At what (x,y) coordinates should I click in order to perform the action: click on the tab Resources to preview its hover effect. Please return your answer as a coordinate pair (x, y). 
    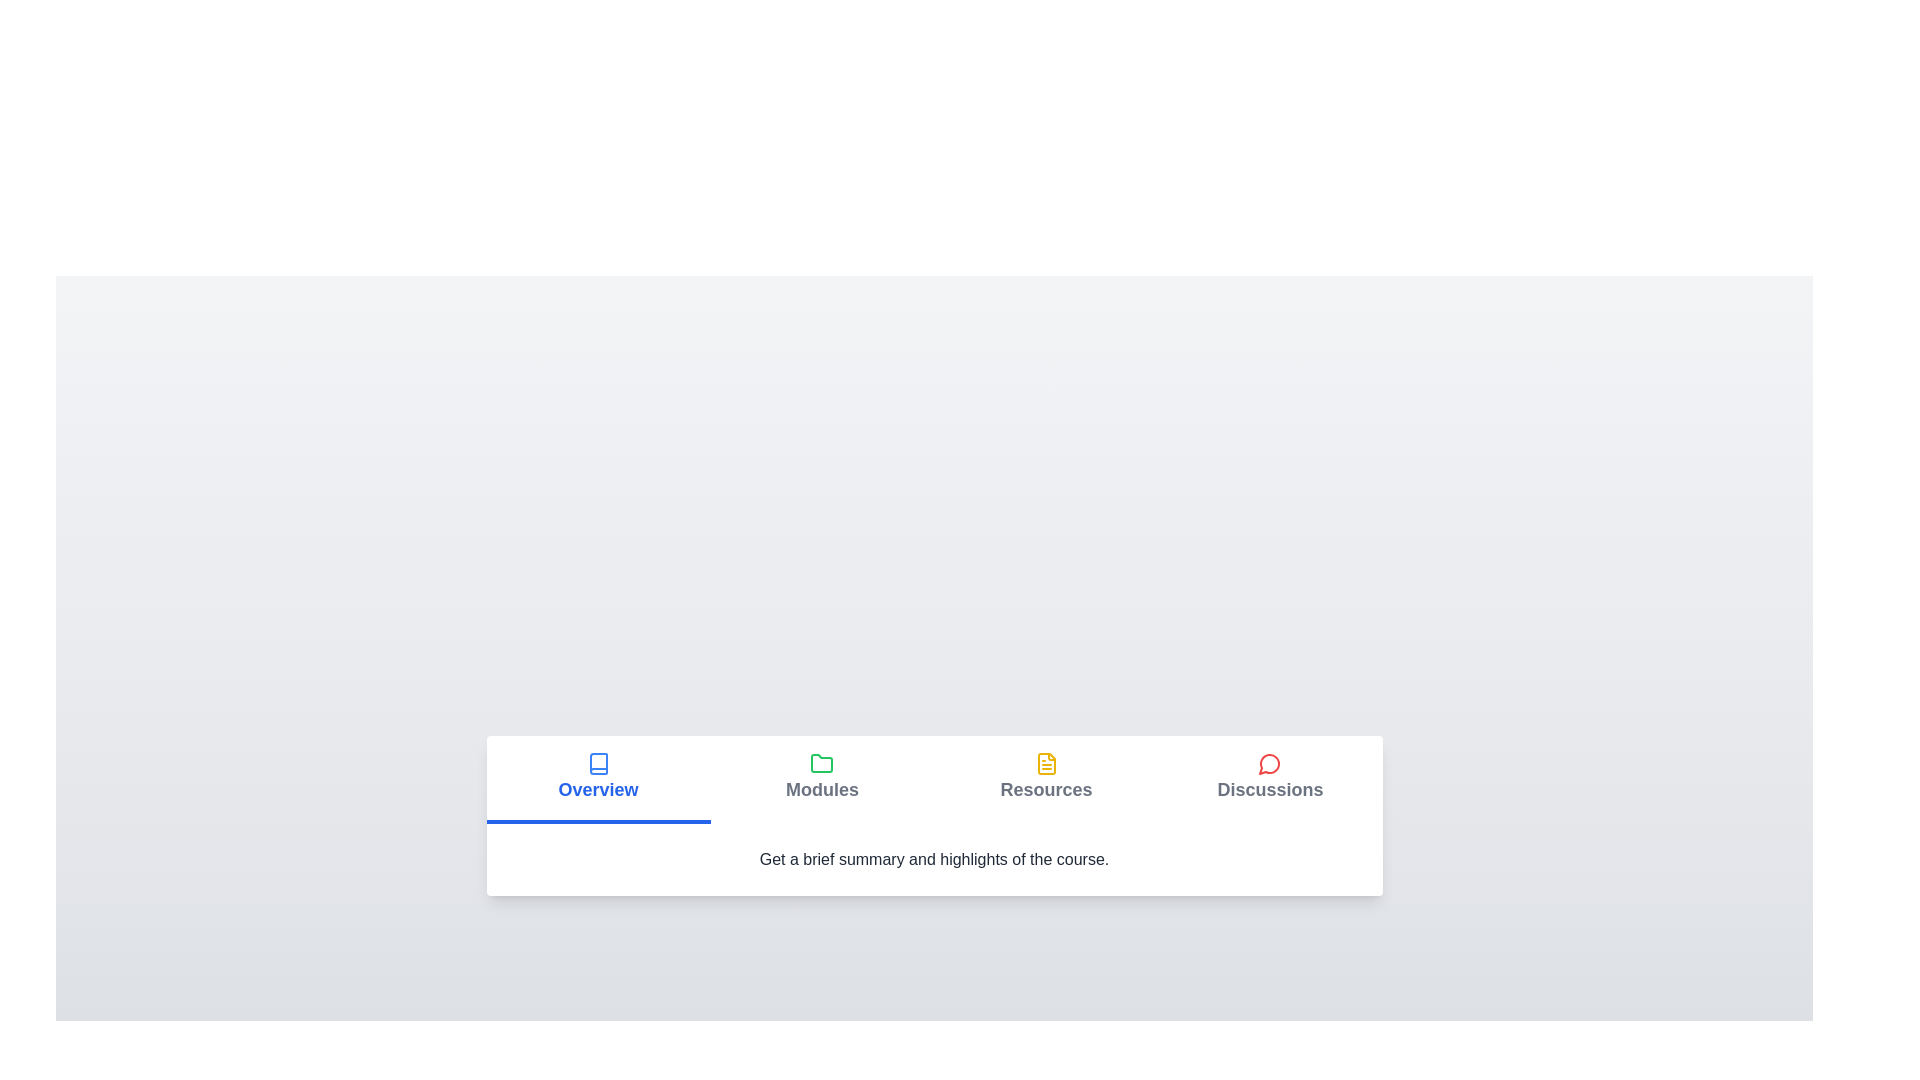
    Looking at the image, I should click on (1045, 778).